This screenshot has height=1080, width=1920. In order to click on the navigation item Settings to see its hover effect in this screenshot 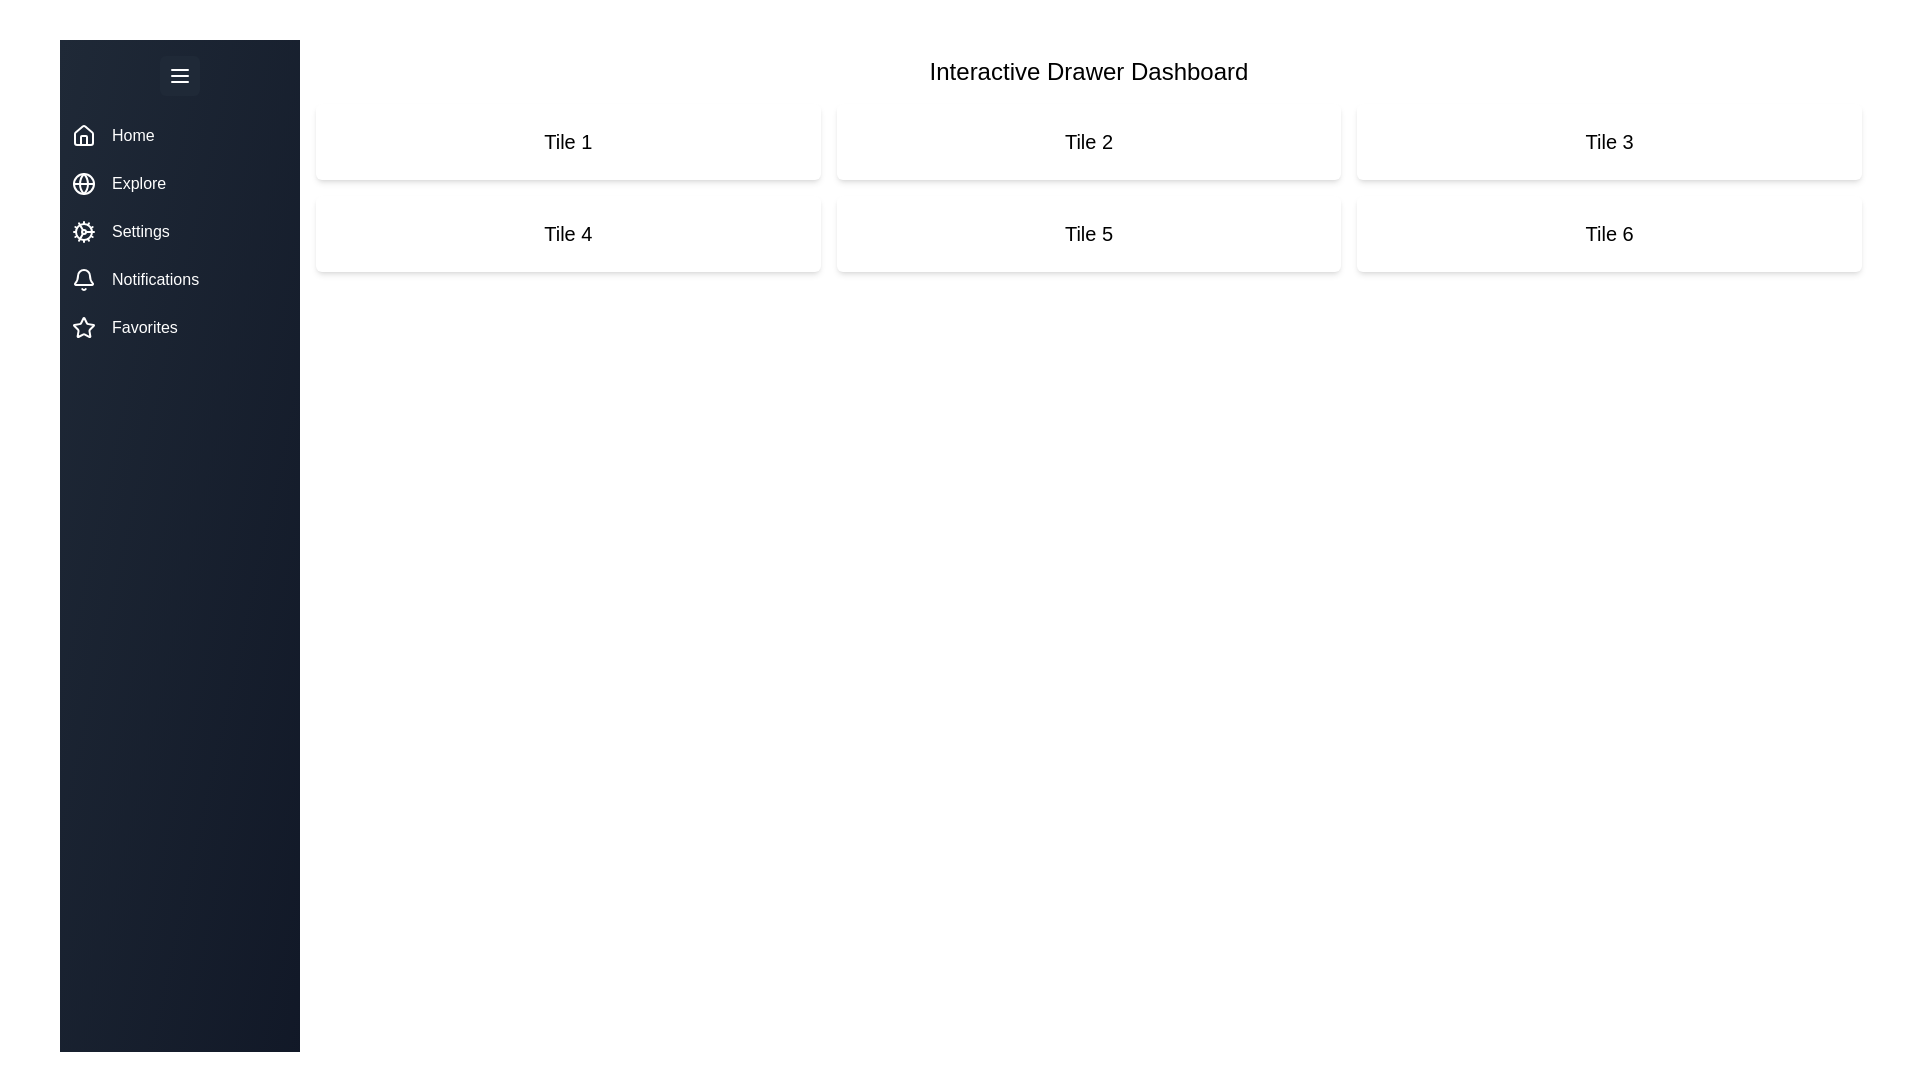, I will do `click(180, 230)`.